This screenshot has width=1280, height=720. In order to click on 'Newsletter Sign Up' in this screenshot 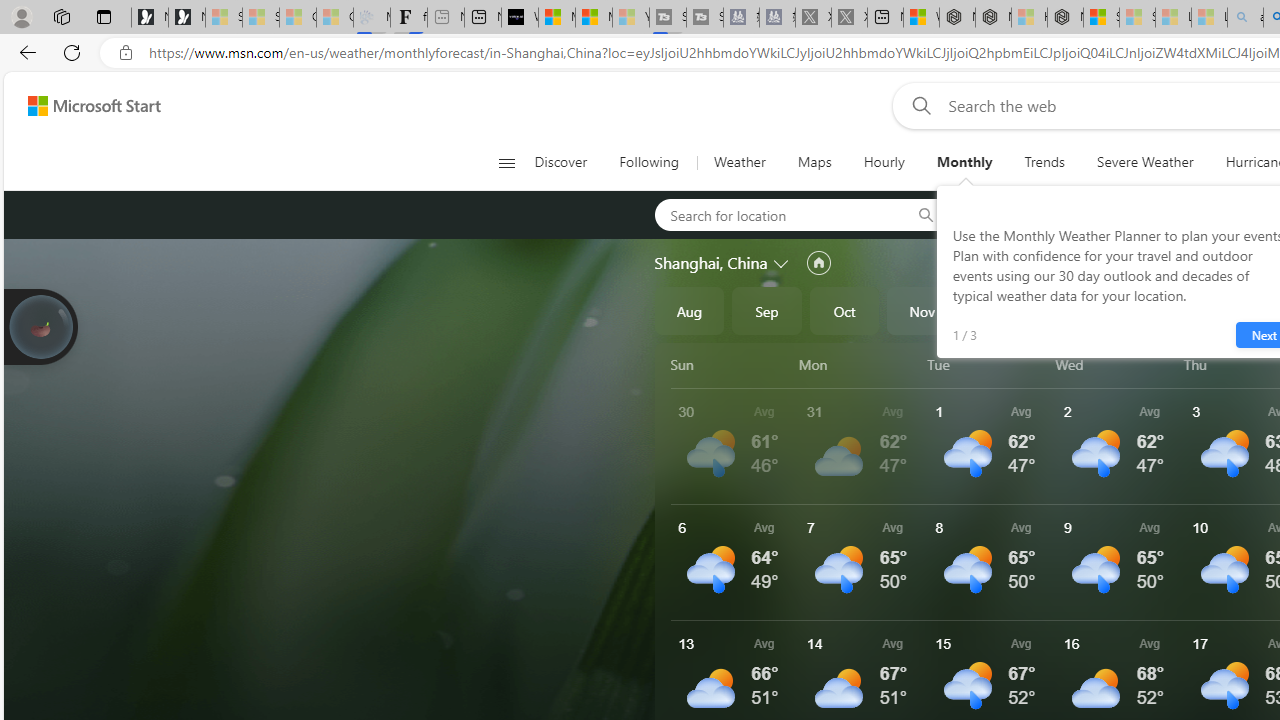, I will do `click(186, 17)`.